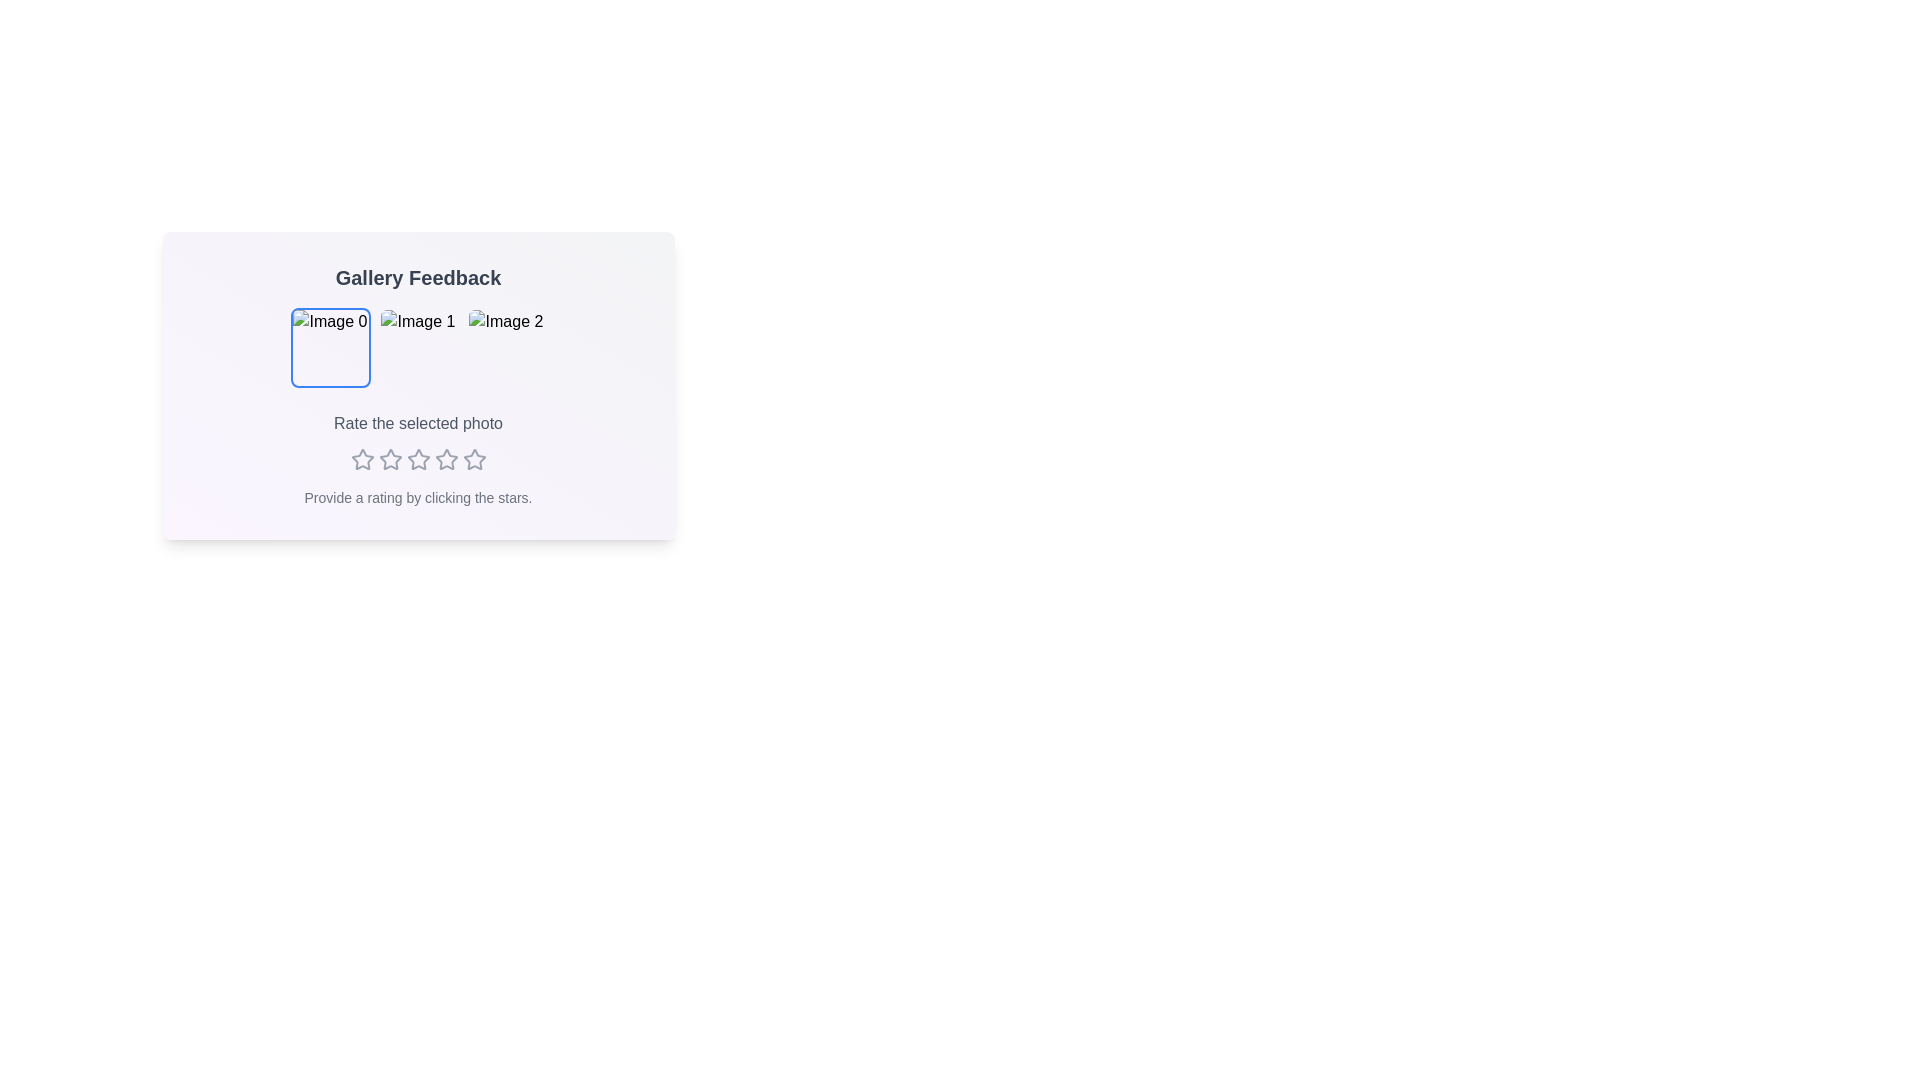  I want to click on the third rating star icon, which is styled with a soft gray outline and located below the 'Rate the selected photo' label in the 'Gallery Feedback' box, so click(390, 459).